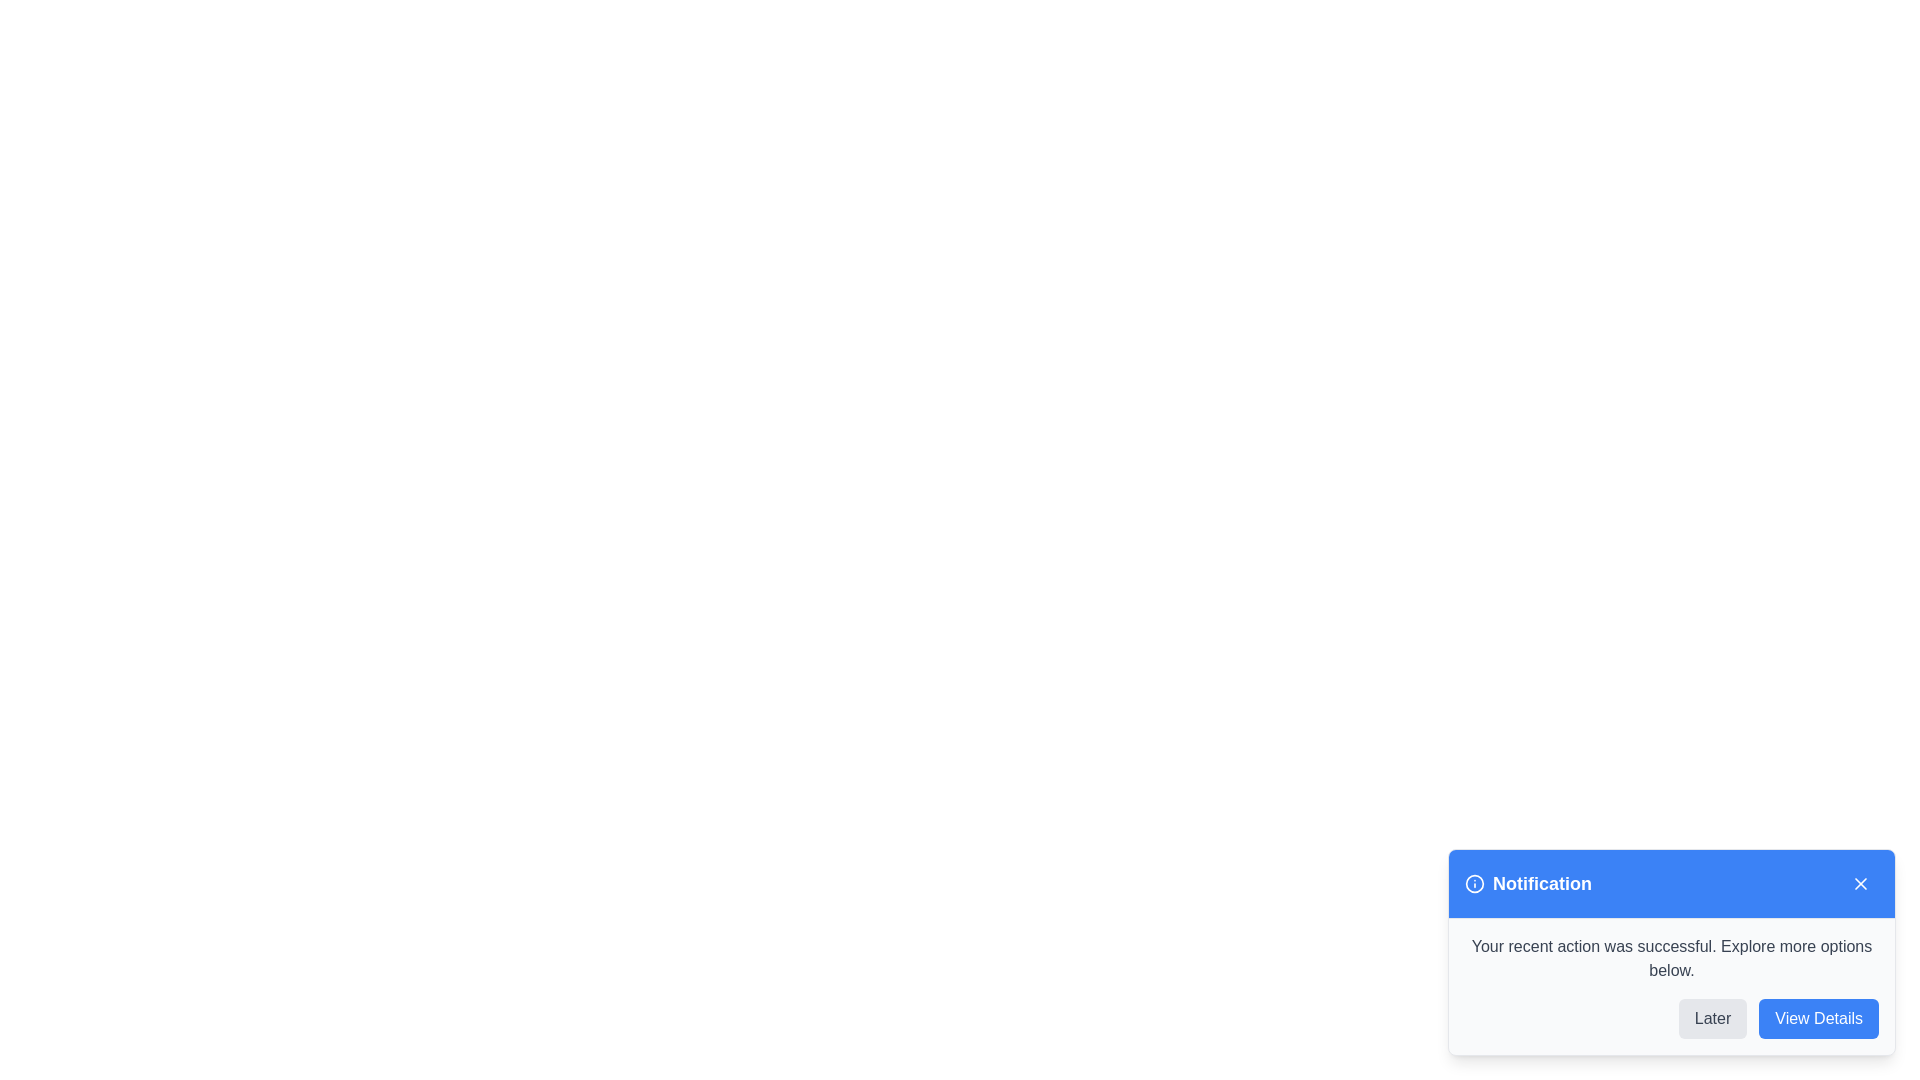  Describe the element at coordinates (1671, 986) in the screenshot. I see `the 'View Details' button in the Notification Message Box to proceed with more information` at that location.